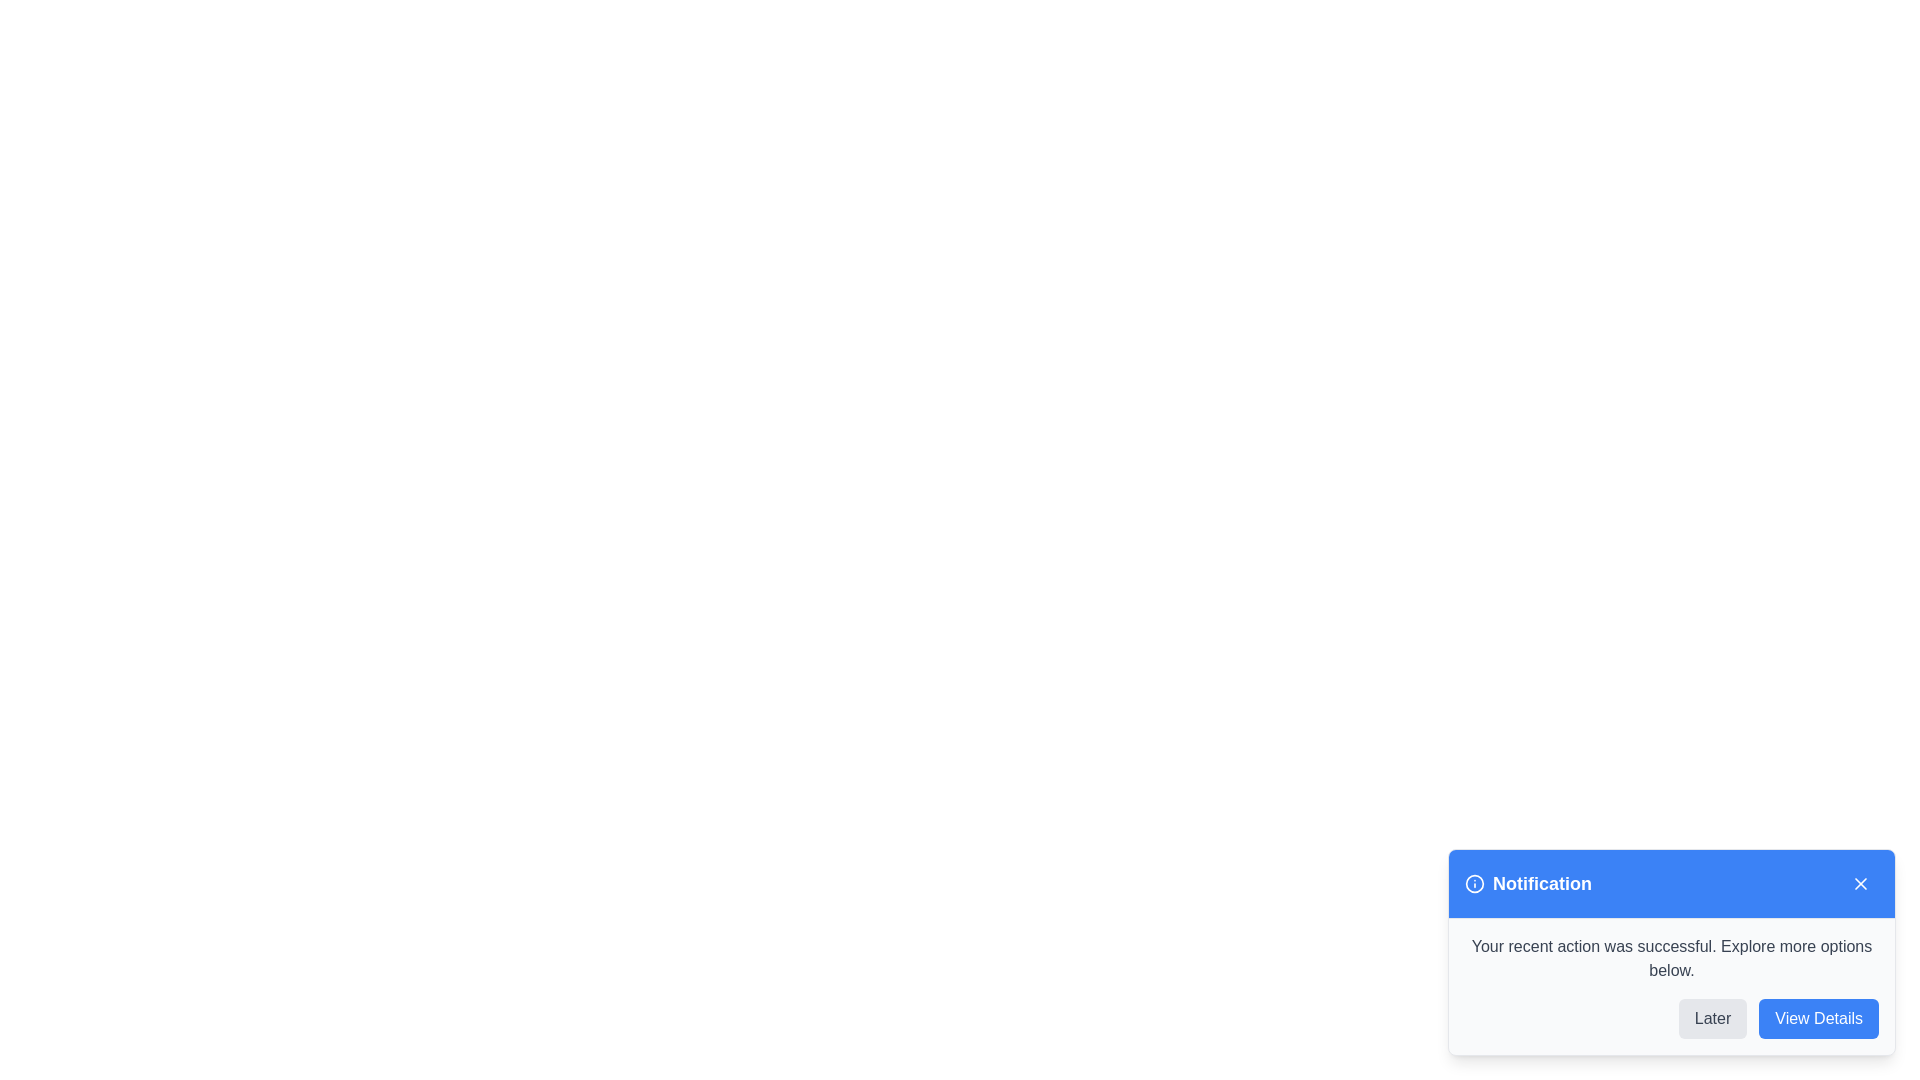  Describe the element at coordinates (1671, 986) in the screenshot. I see `the 'View Details' button in the Notification Message Box to proceed with more information` at that location.